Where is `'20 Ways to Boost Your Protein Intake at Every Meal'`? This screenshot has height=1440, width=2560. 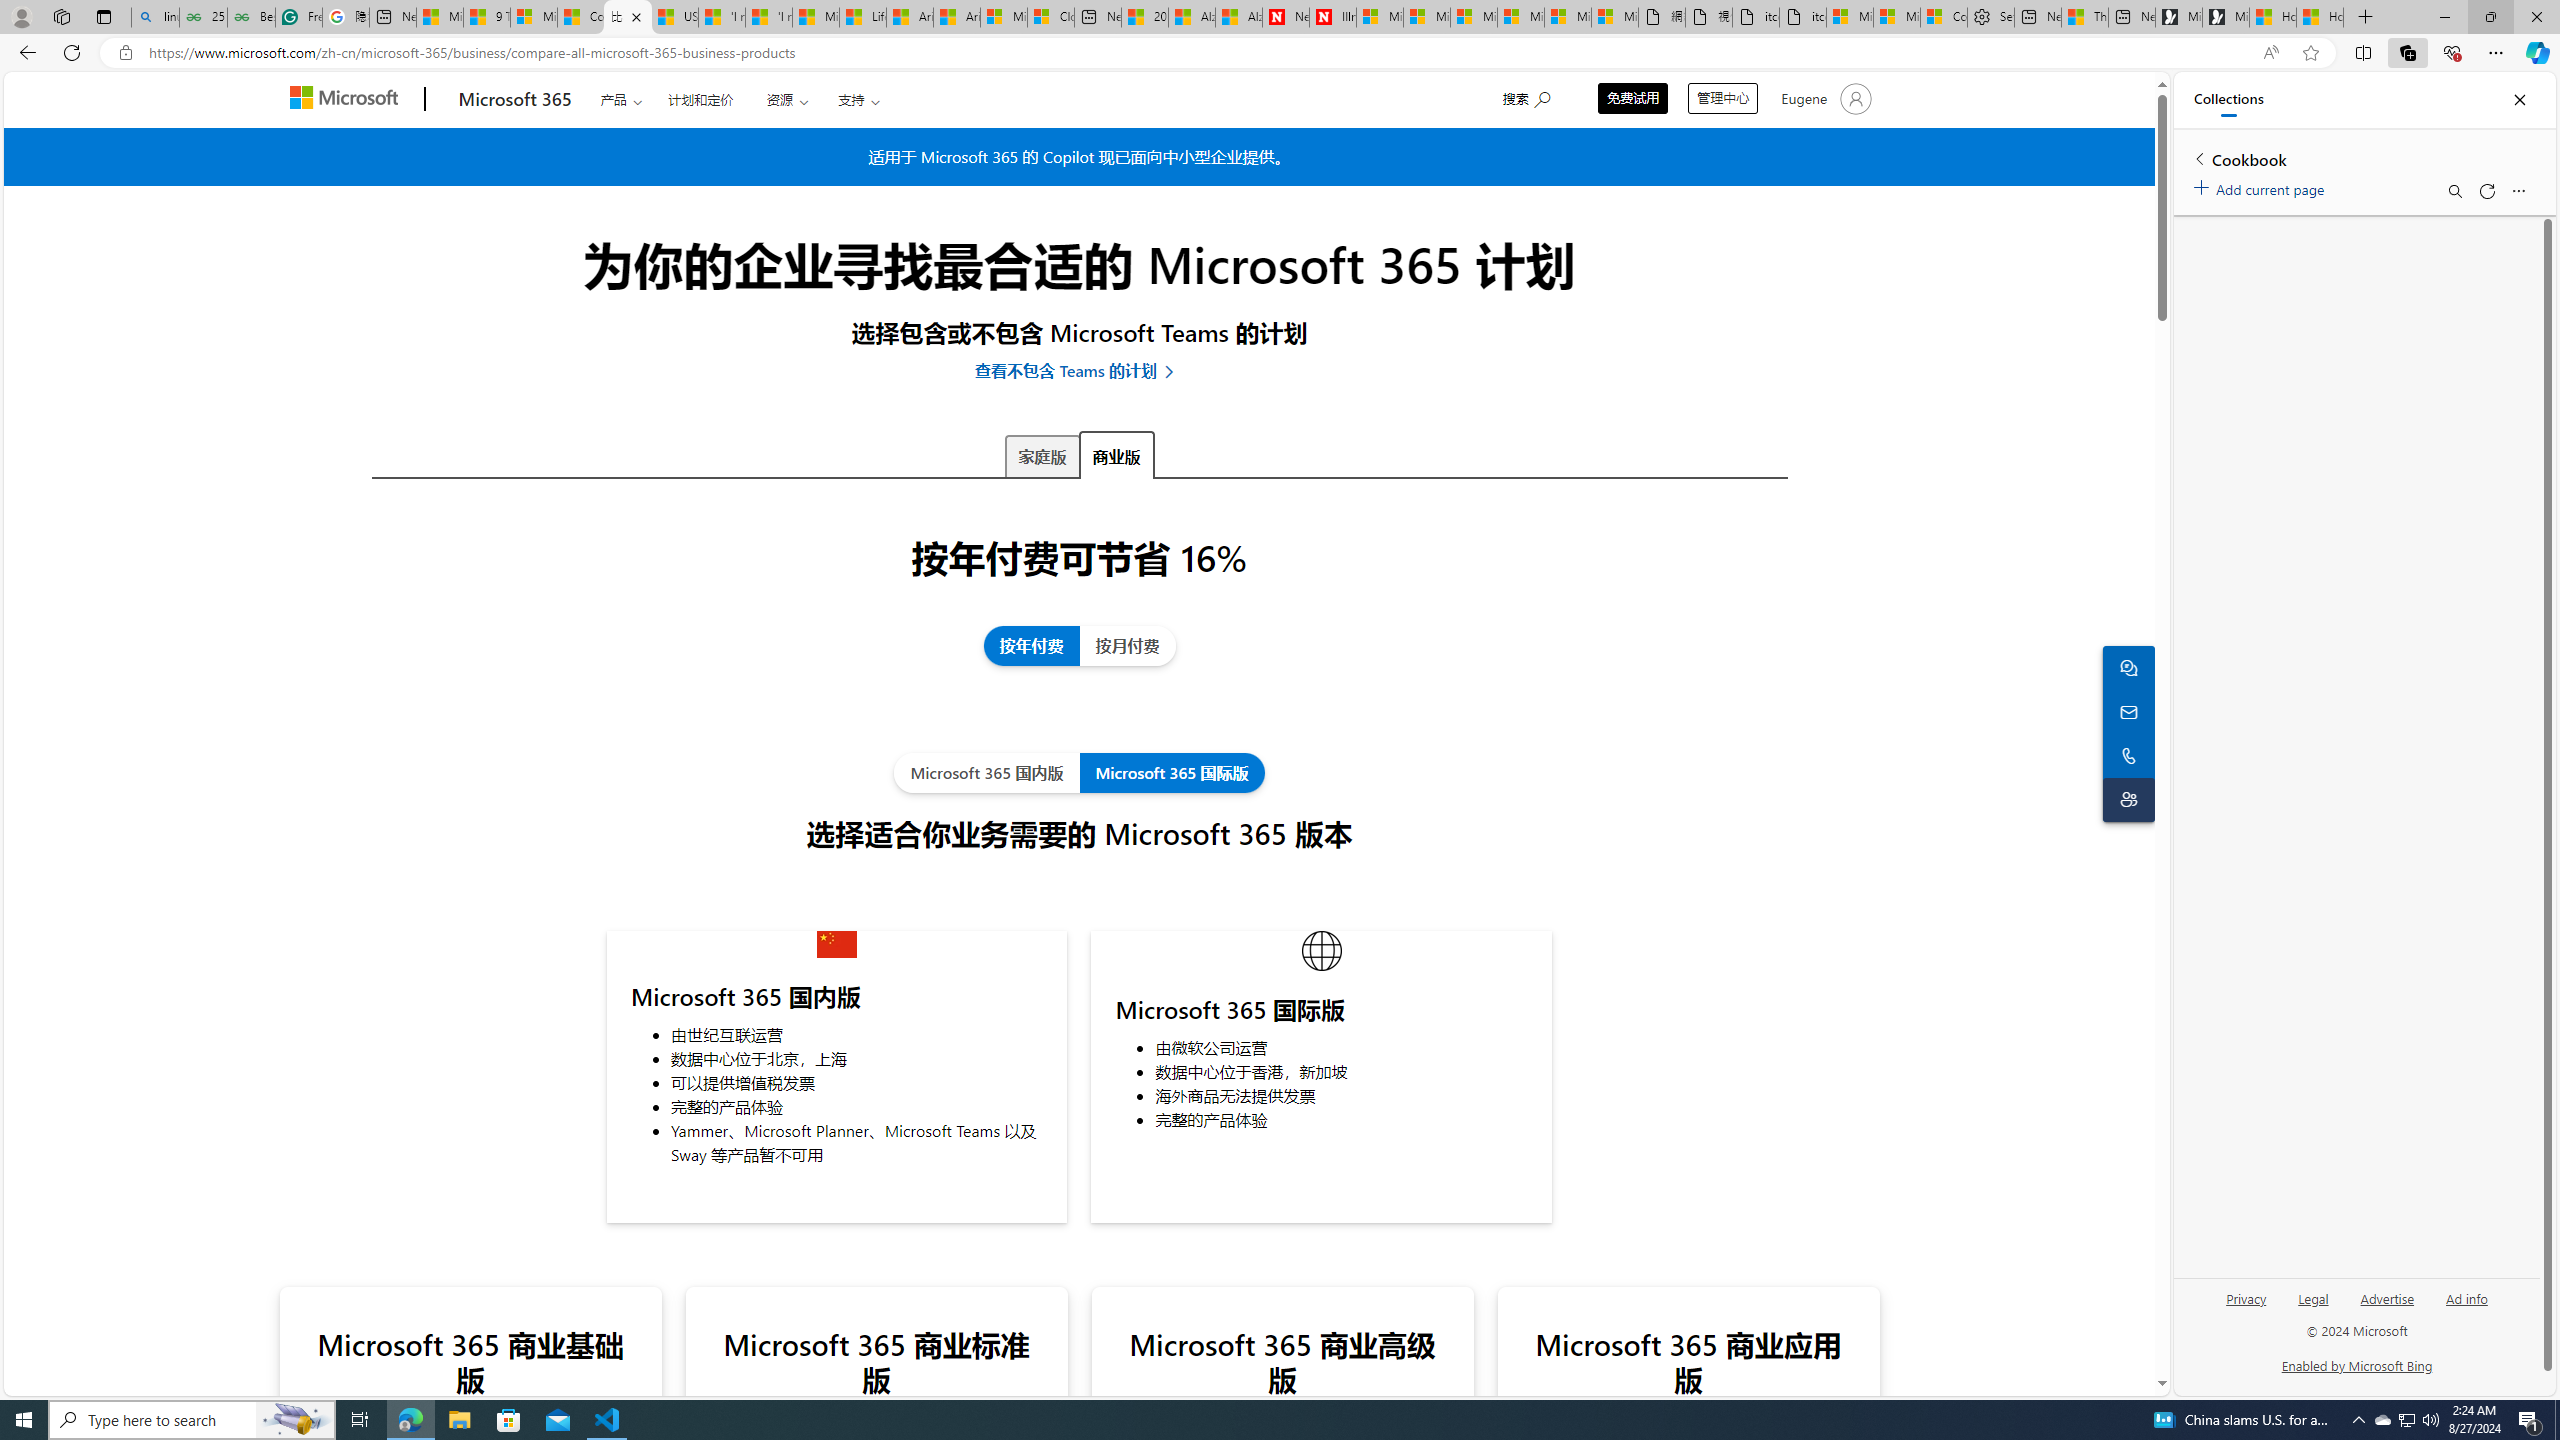 '20 Ways to Boost Your Protein Intake at Every Meal' is located at coordinates (1145, 16).